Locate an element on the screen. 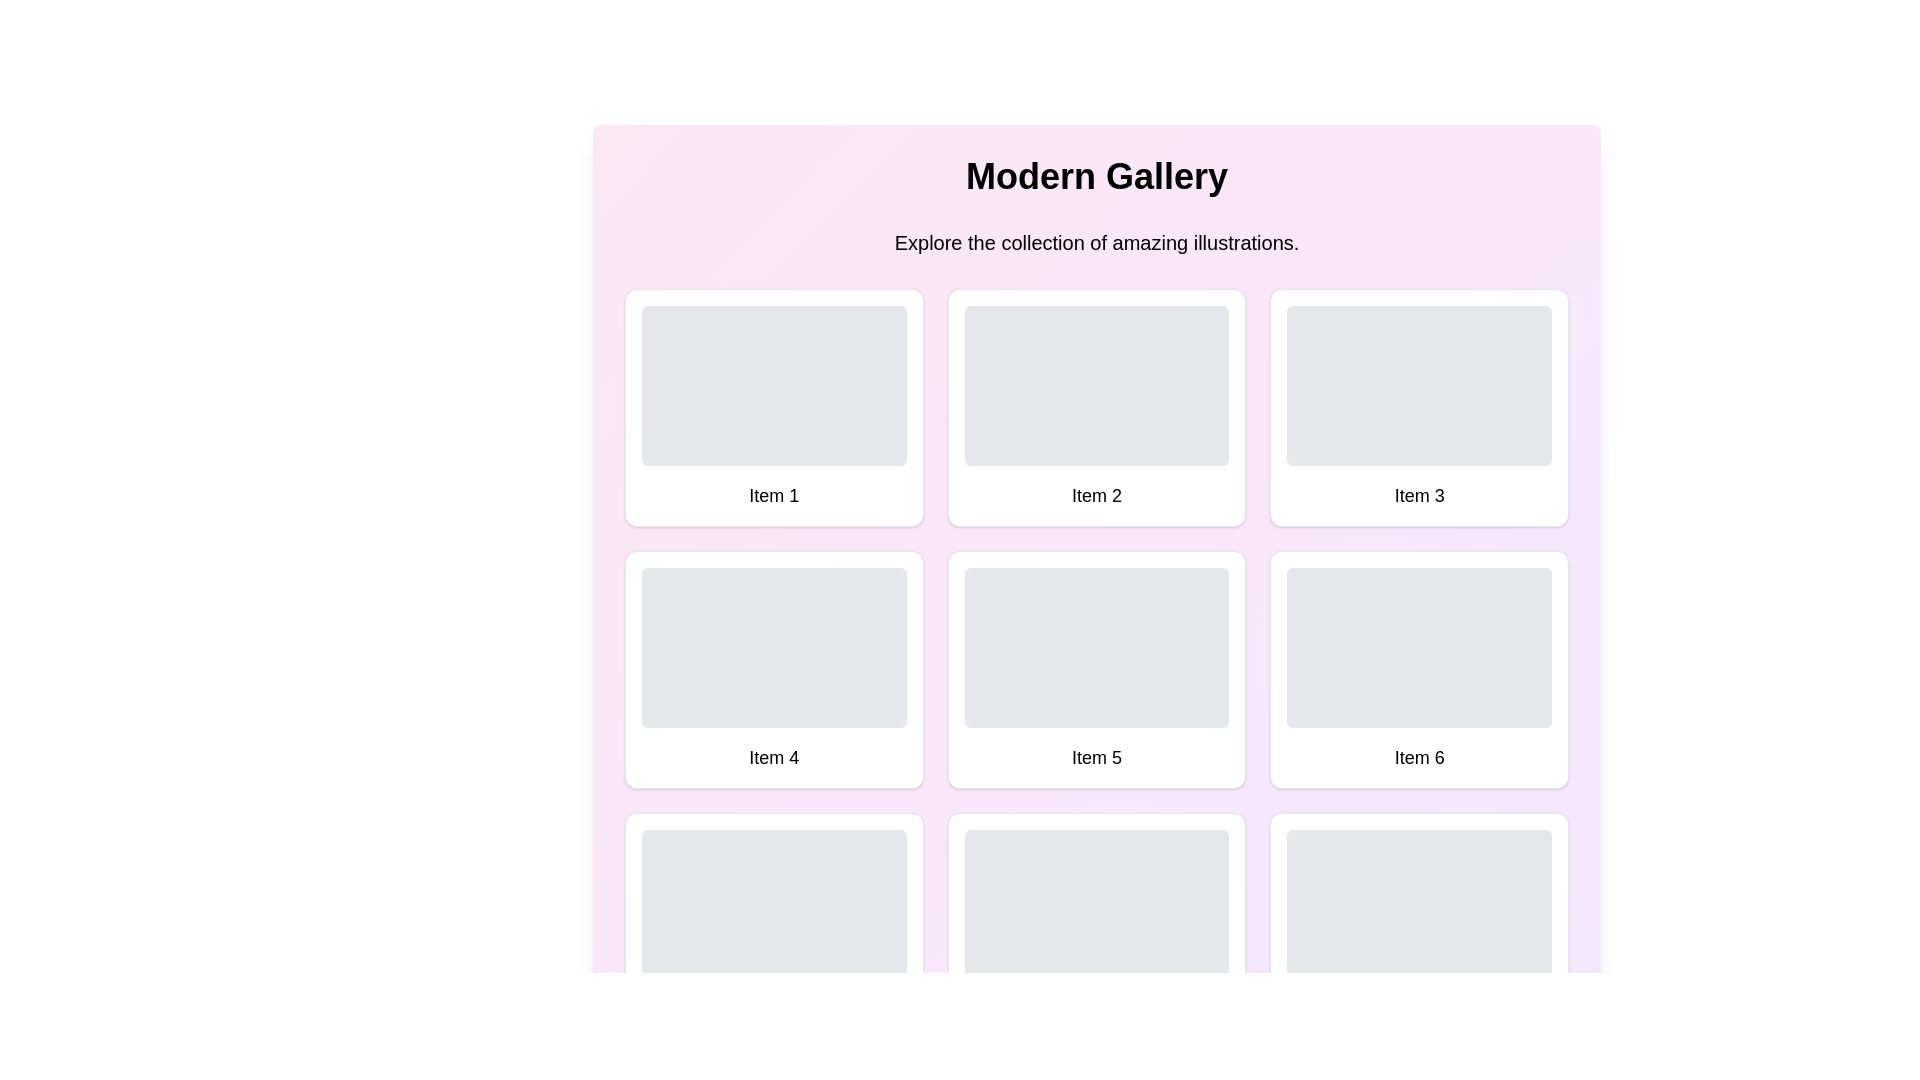  the Text Label displaying 'Explore the collection of amazing illustrations.' which is centrally positioned below the heading 'Modern Gallery' is located at coordinates (1096, 242).